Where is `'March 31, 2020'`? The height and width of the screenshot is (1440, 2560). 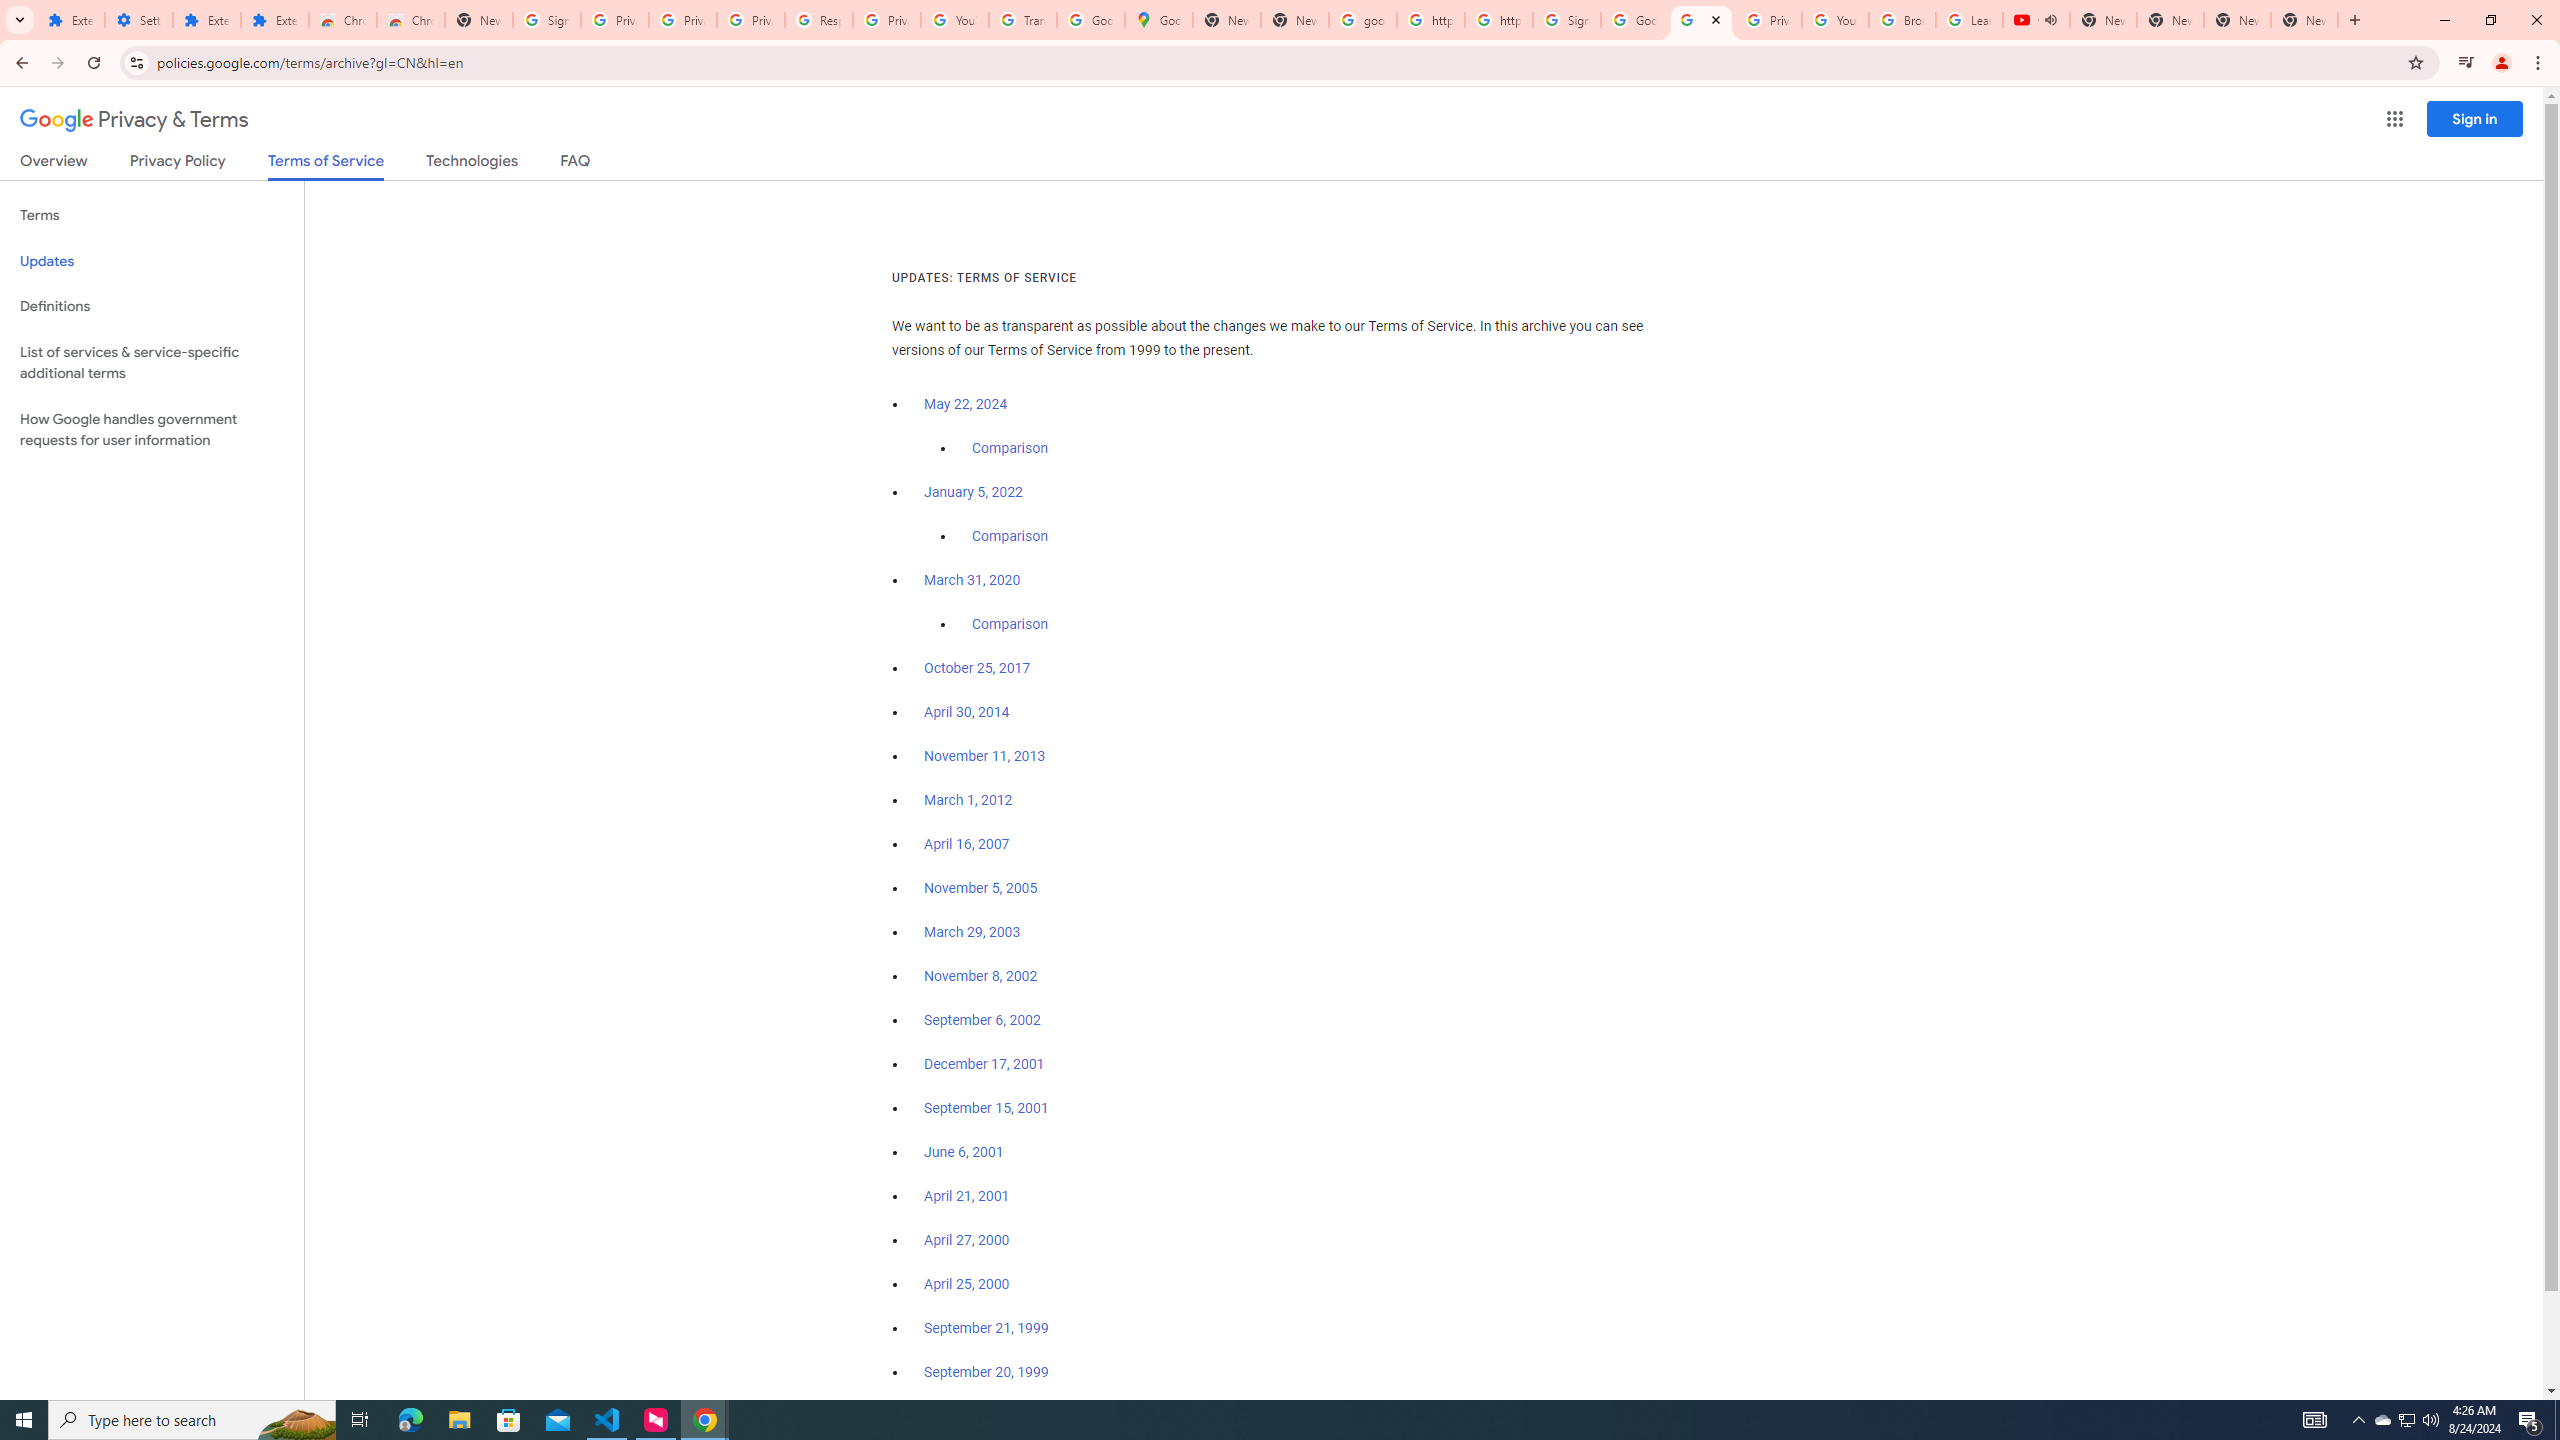 'March 31, 2020' is located at coordinates (971, 581).